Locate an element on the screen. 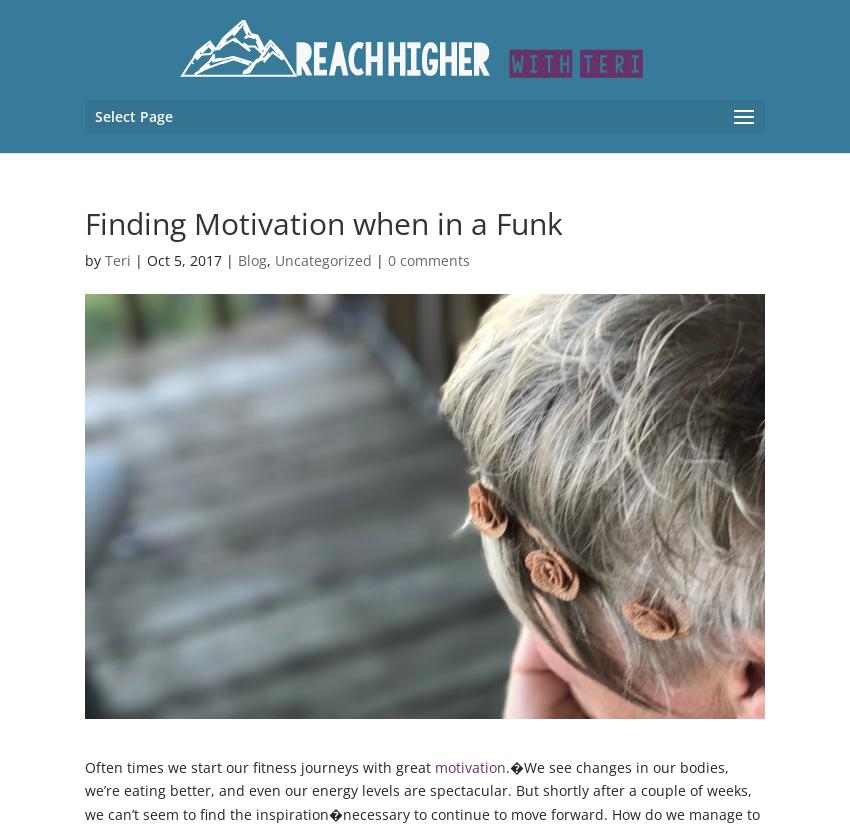 This screenshot has height=829, width=850. 'Oct 5, 2017' is located at coordinates (183, 260).